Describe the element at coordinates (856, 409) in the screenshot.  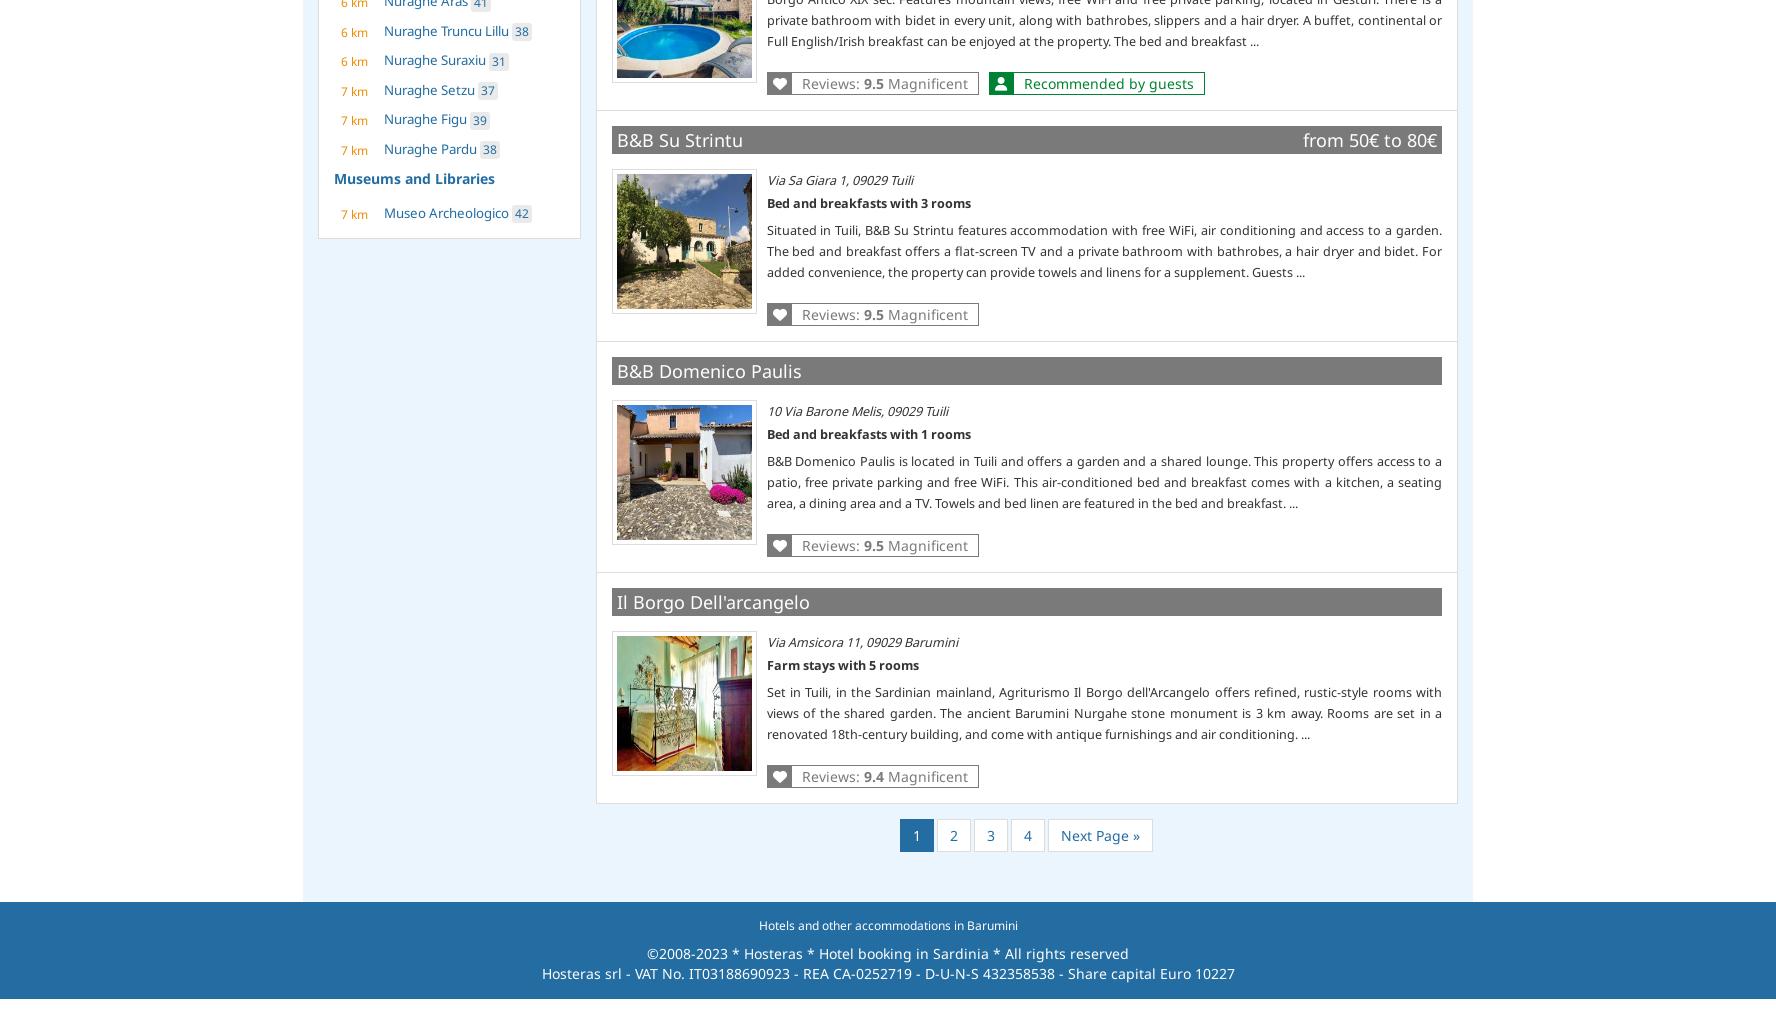
I see `'10 Via Barone Melis, 
09029 Tuili'` at that location.